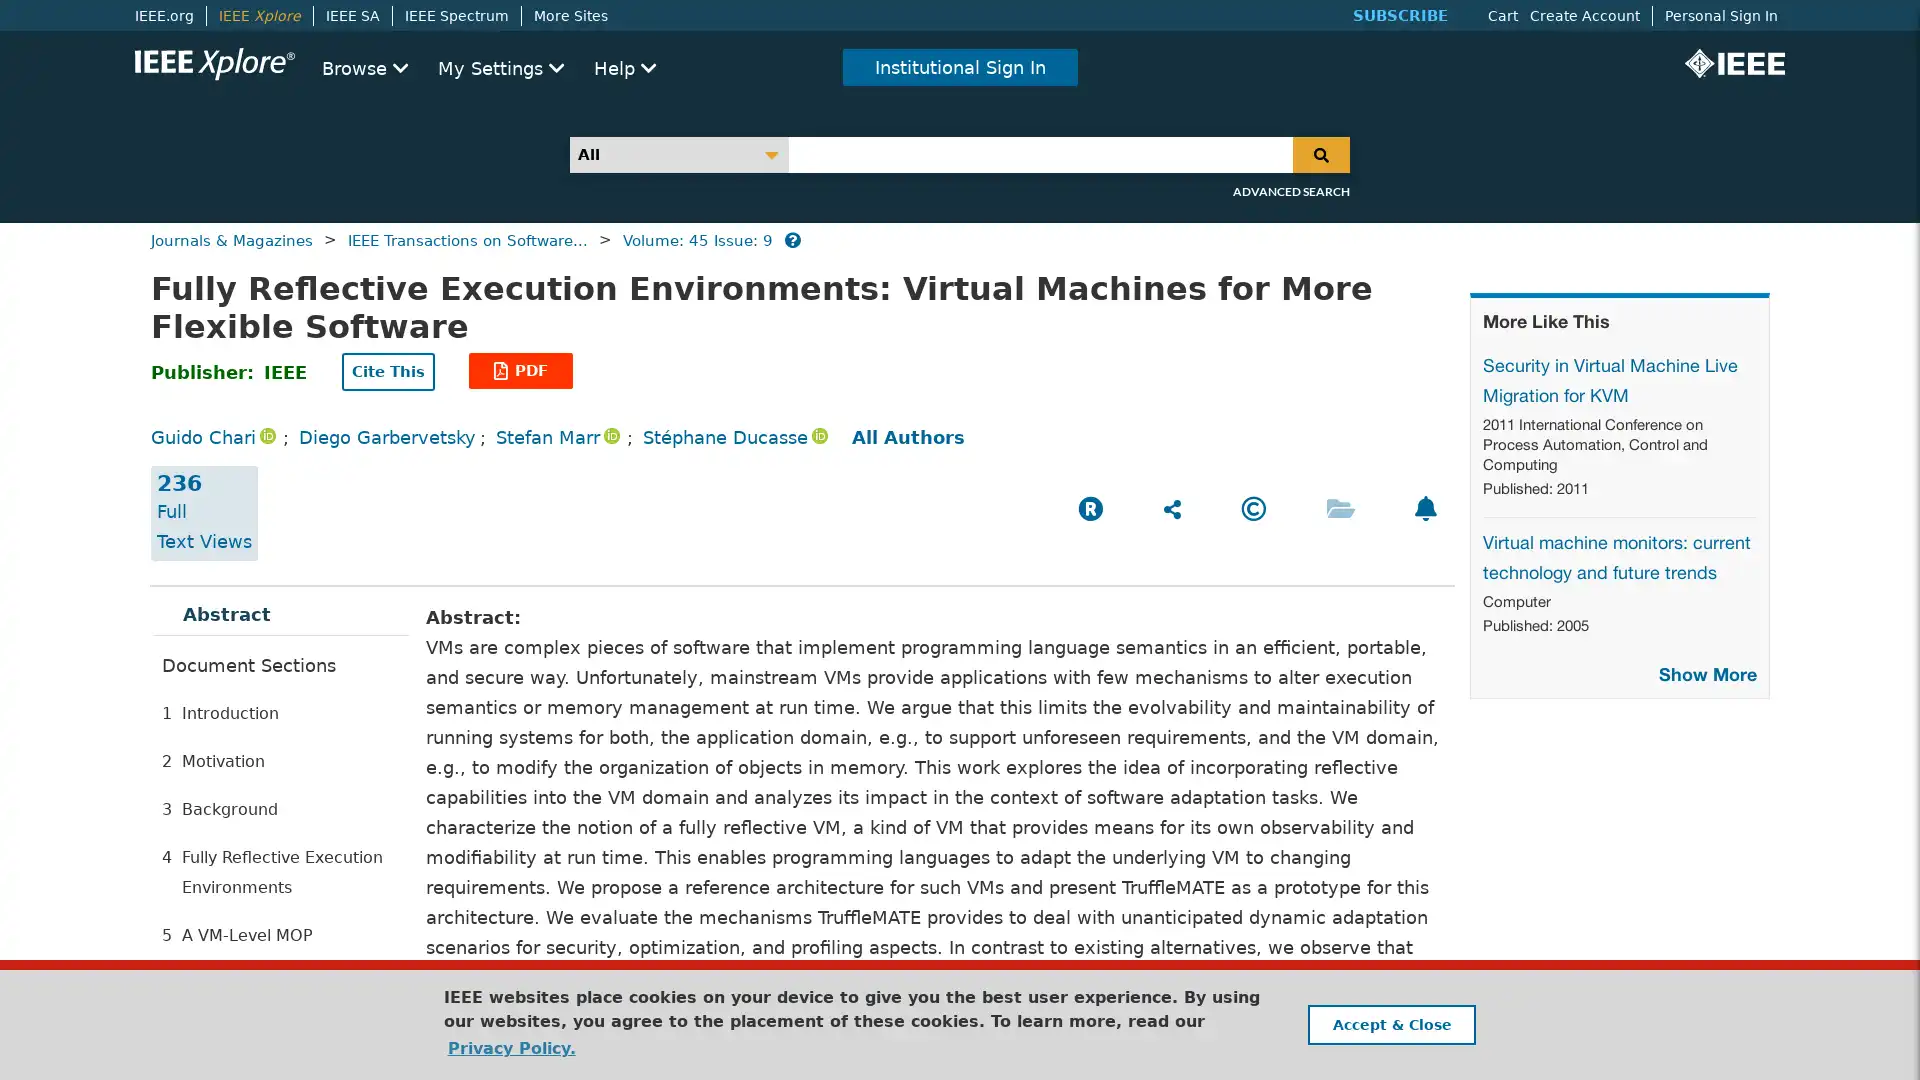 The height and width of the screenshot is (1080, 1920). I want to click on dismiss cookie message, so click(1390, 1024).